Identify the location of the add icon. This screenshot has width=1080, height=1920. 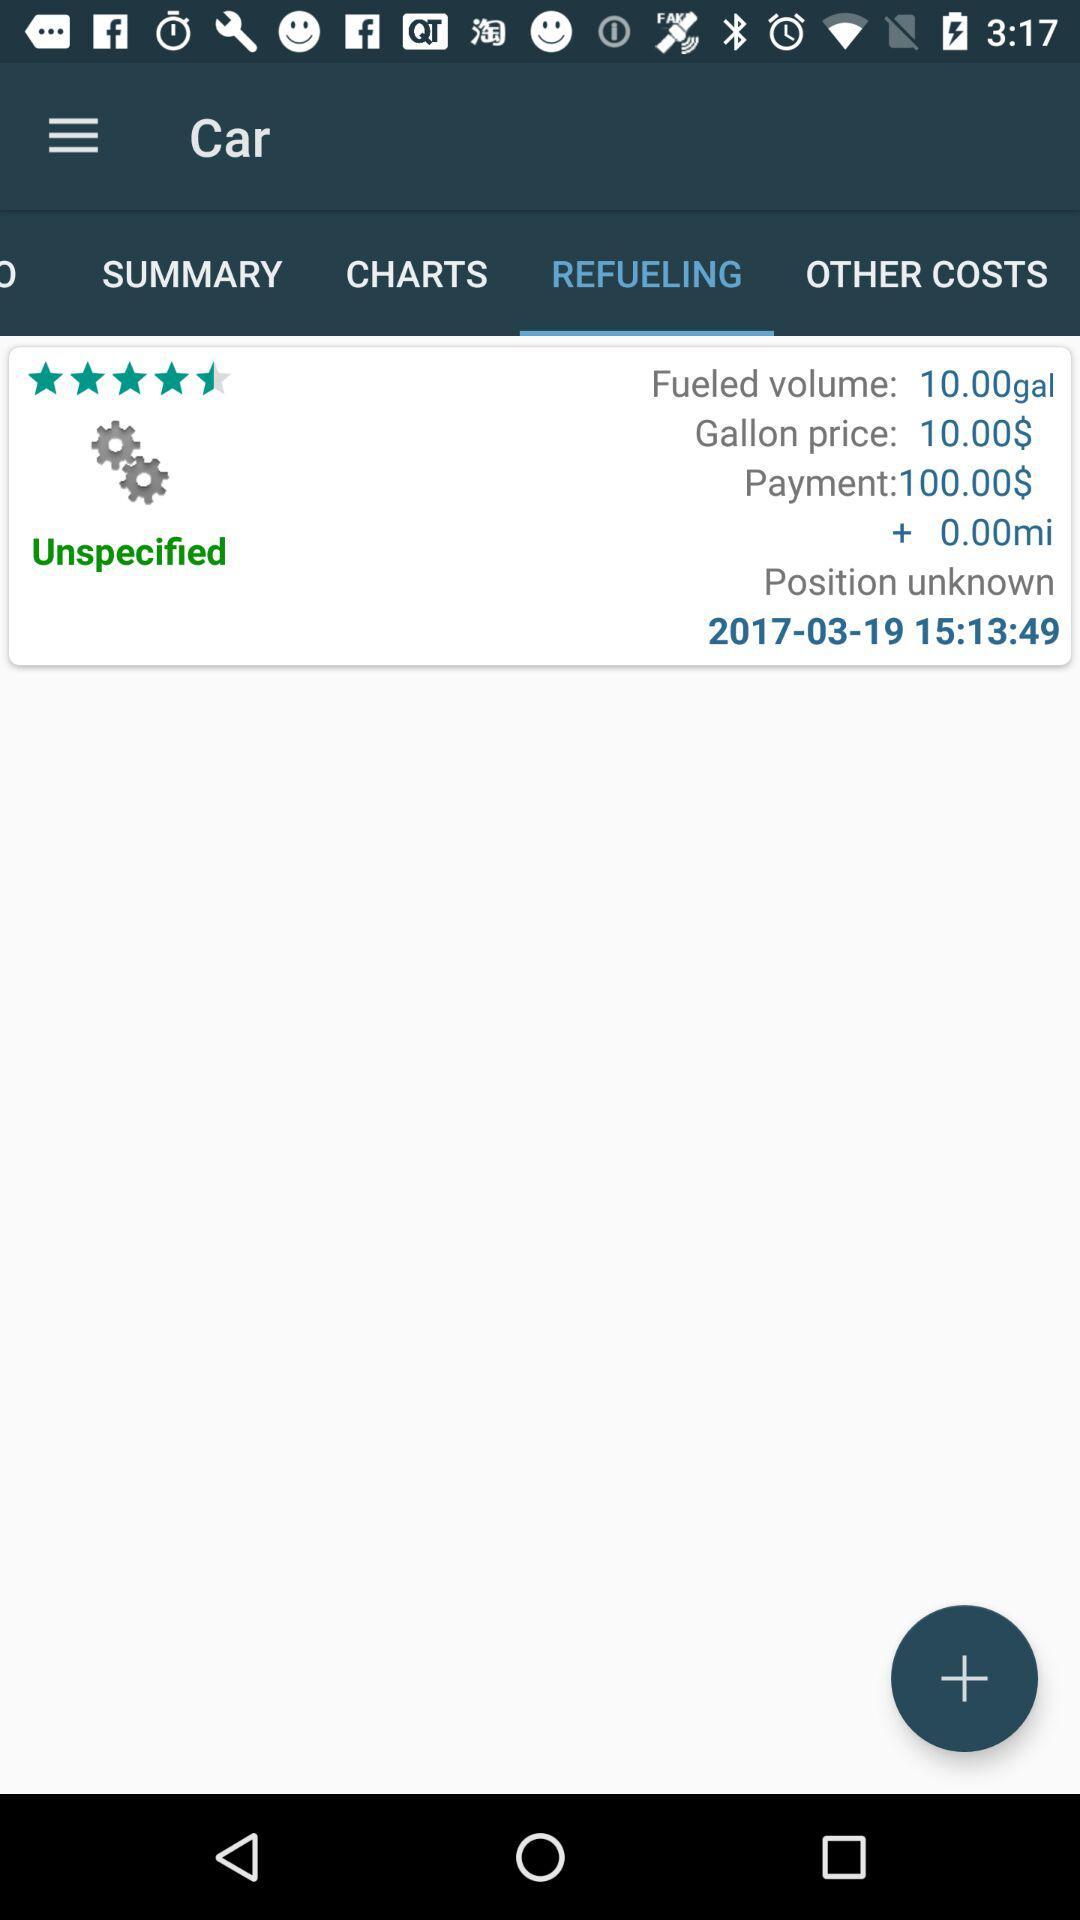
(963, 1678).